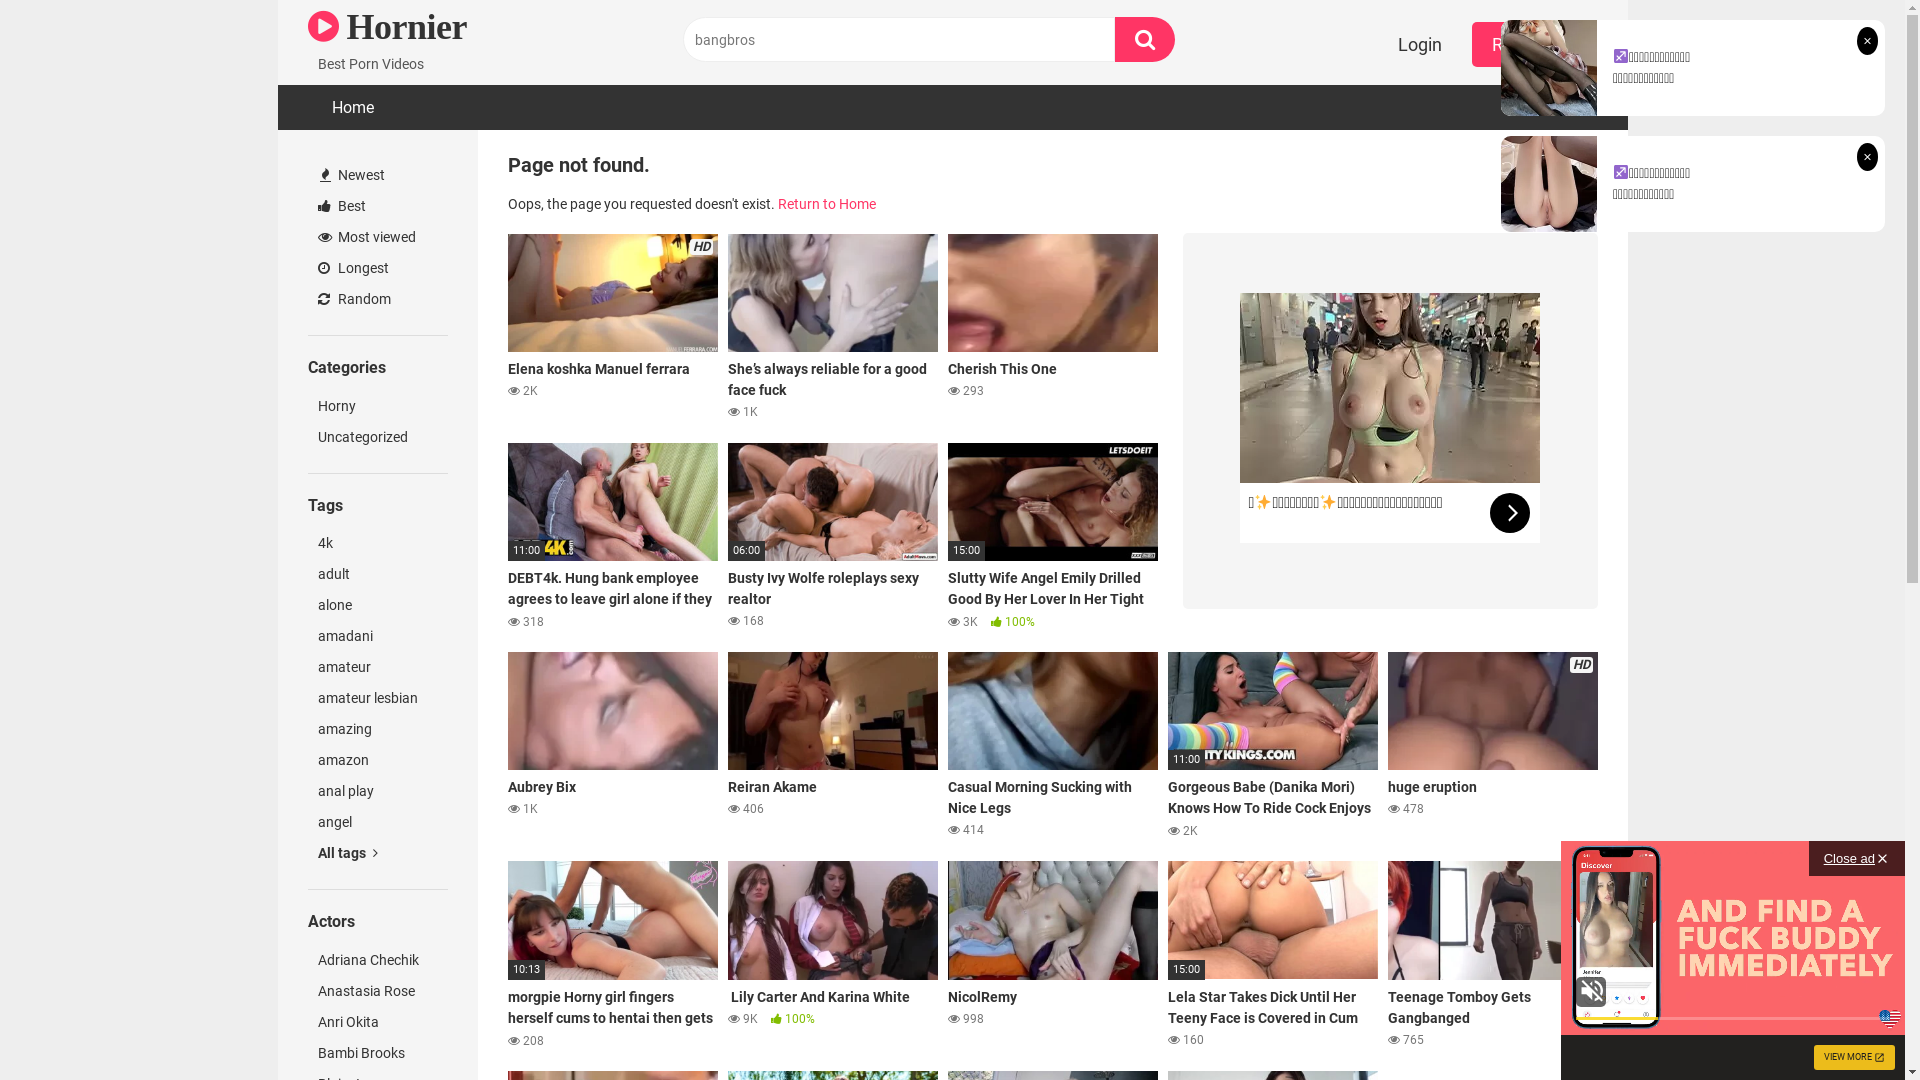 The width and height of the screenshot is (1920, 1080). Describe the element at coordinates (387, 27) in the screenshot. I see `'Hornier'` at that location.